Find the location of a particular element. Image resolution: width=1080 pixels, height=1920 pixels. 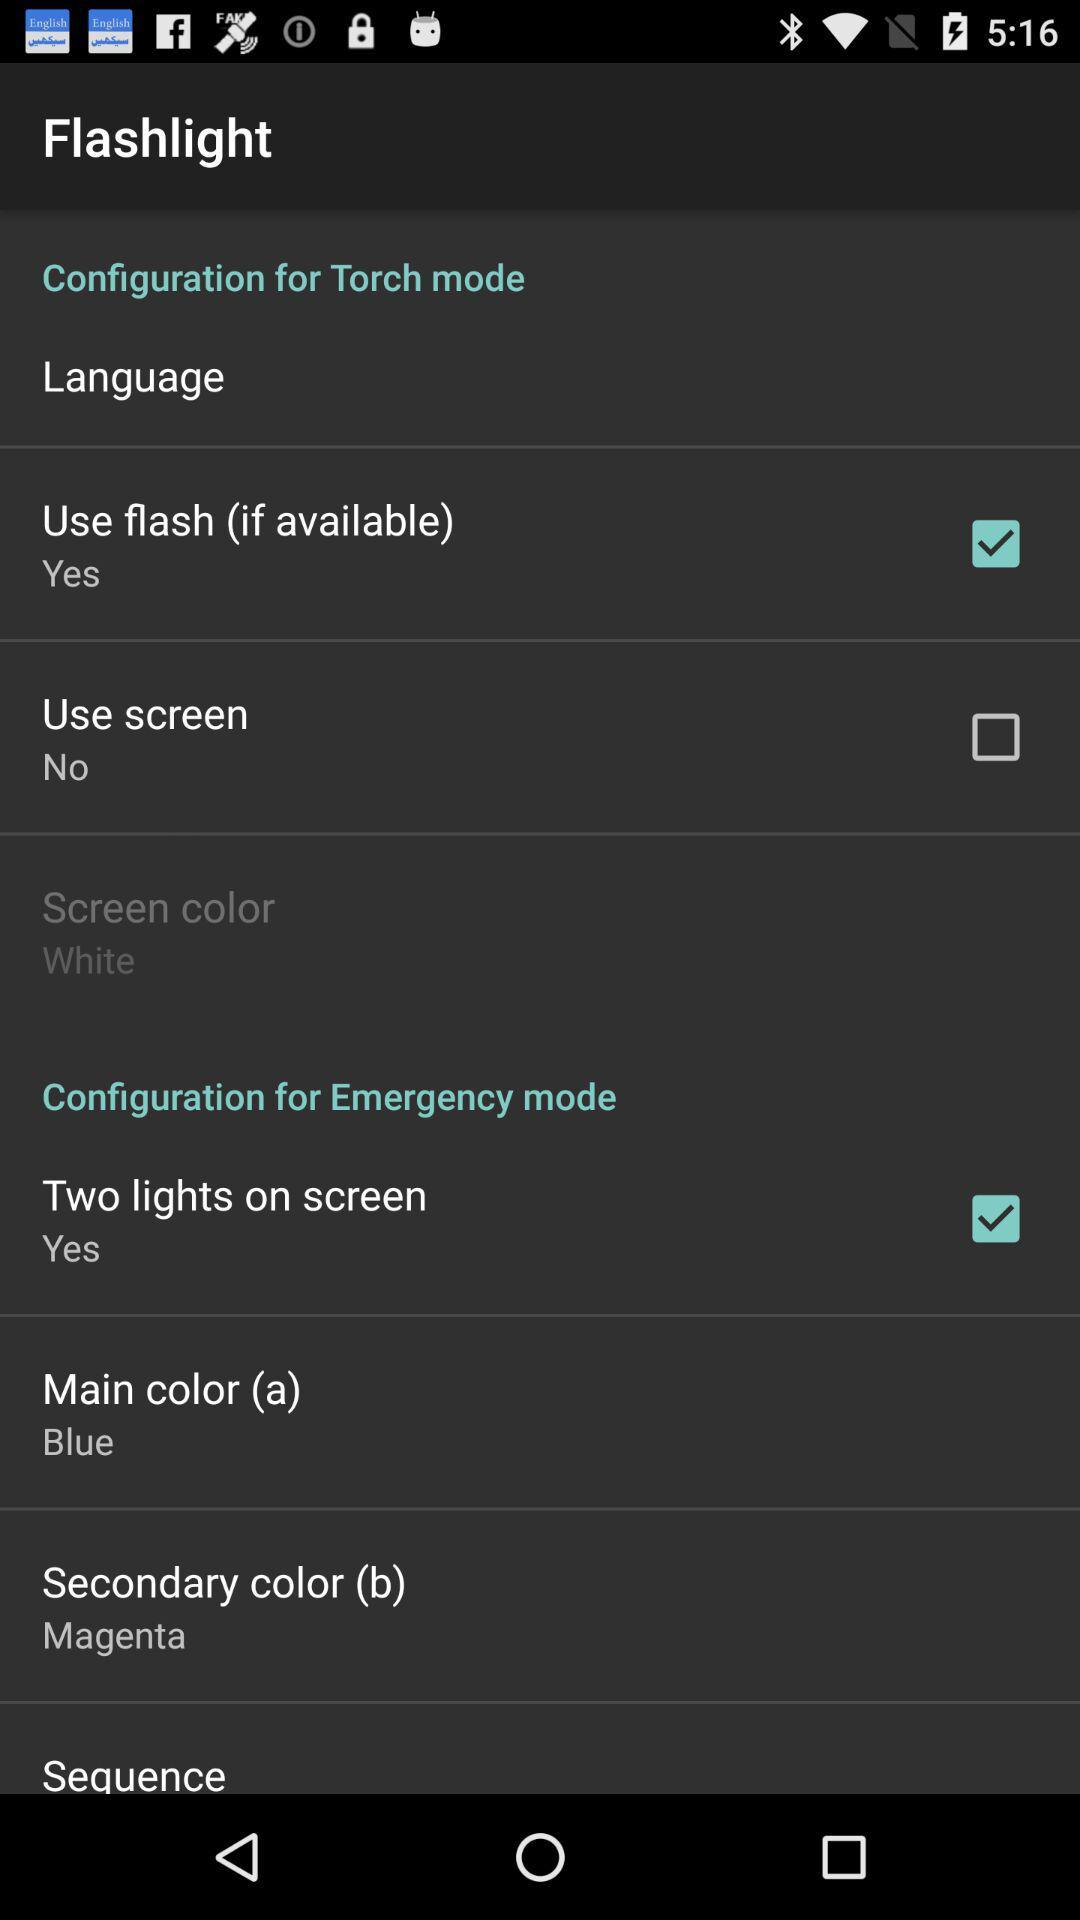

the language is located at coordinates (133, 374).